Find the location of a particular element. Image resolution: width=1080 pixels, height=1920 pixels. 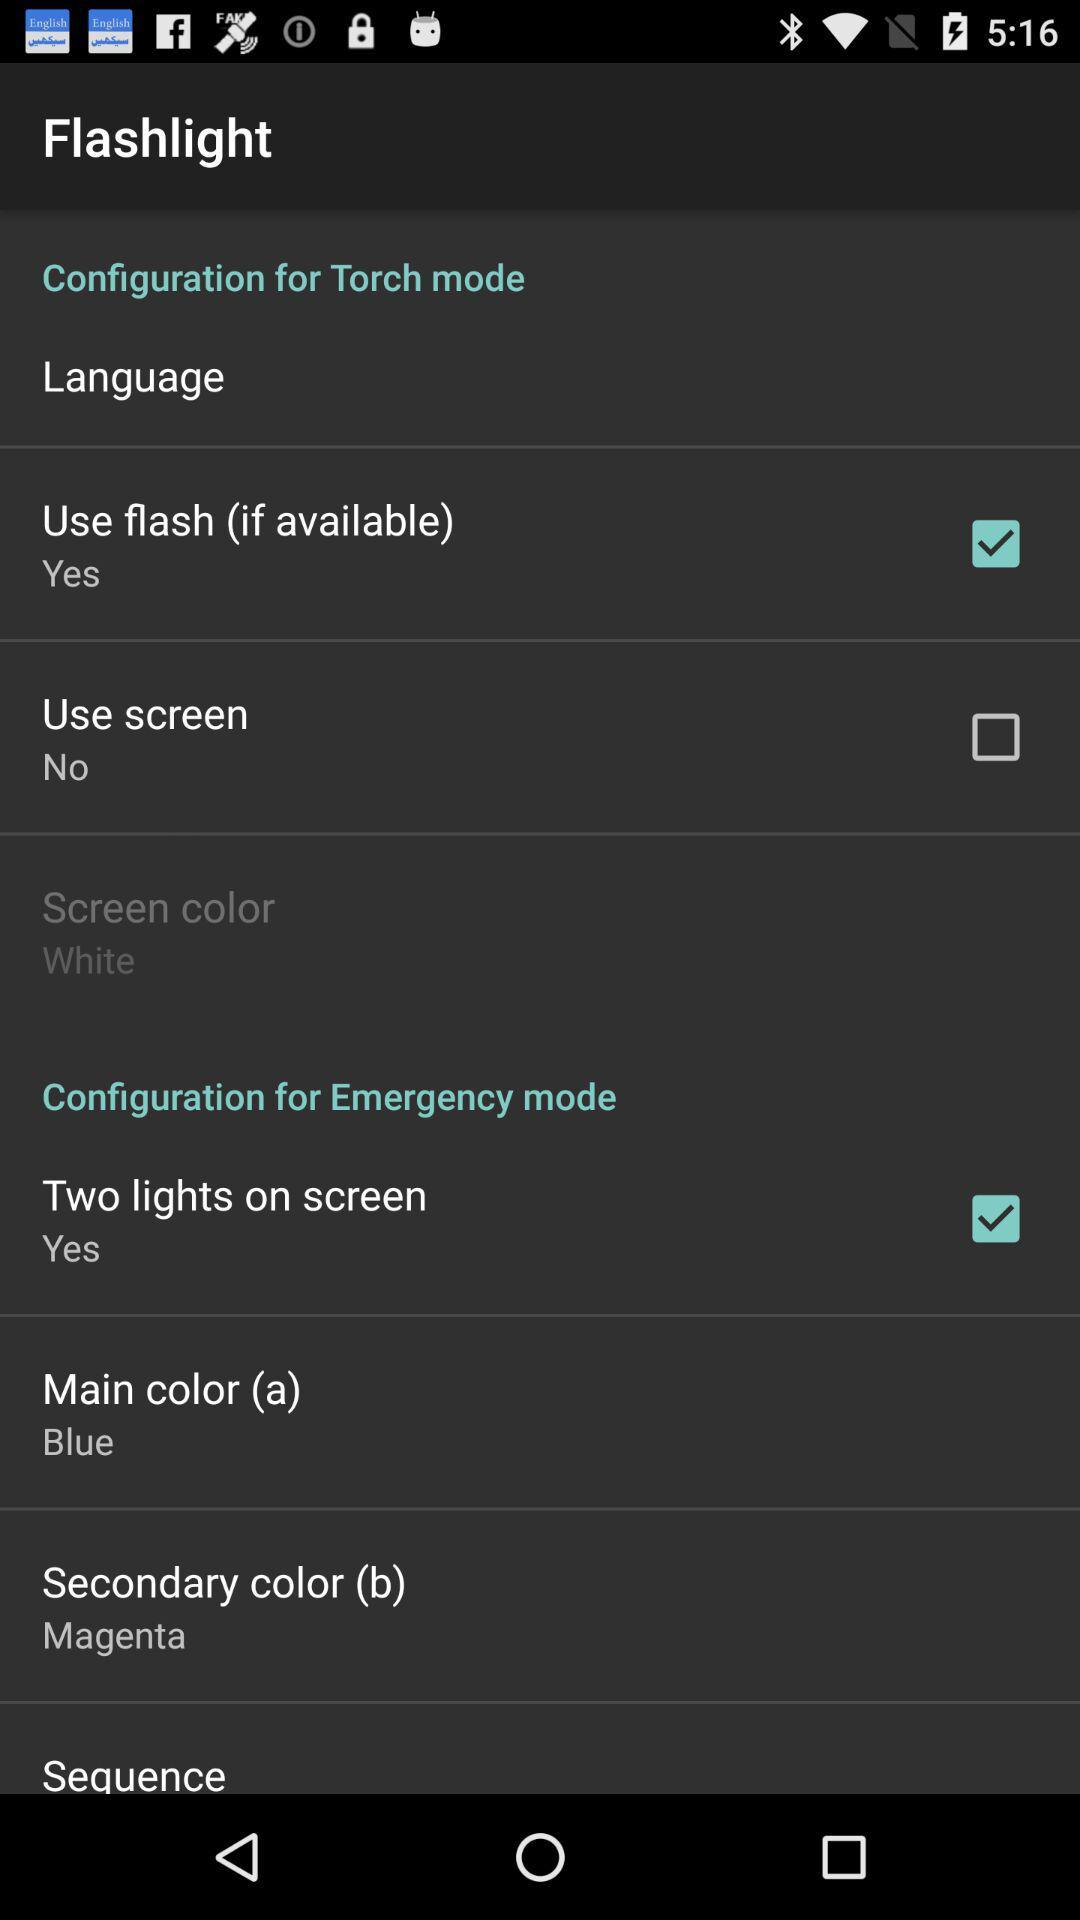

the language is located at coordinates (133, 374).